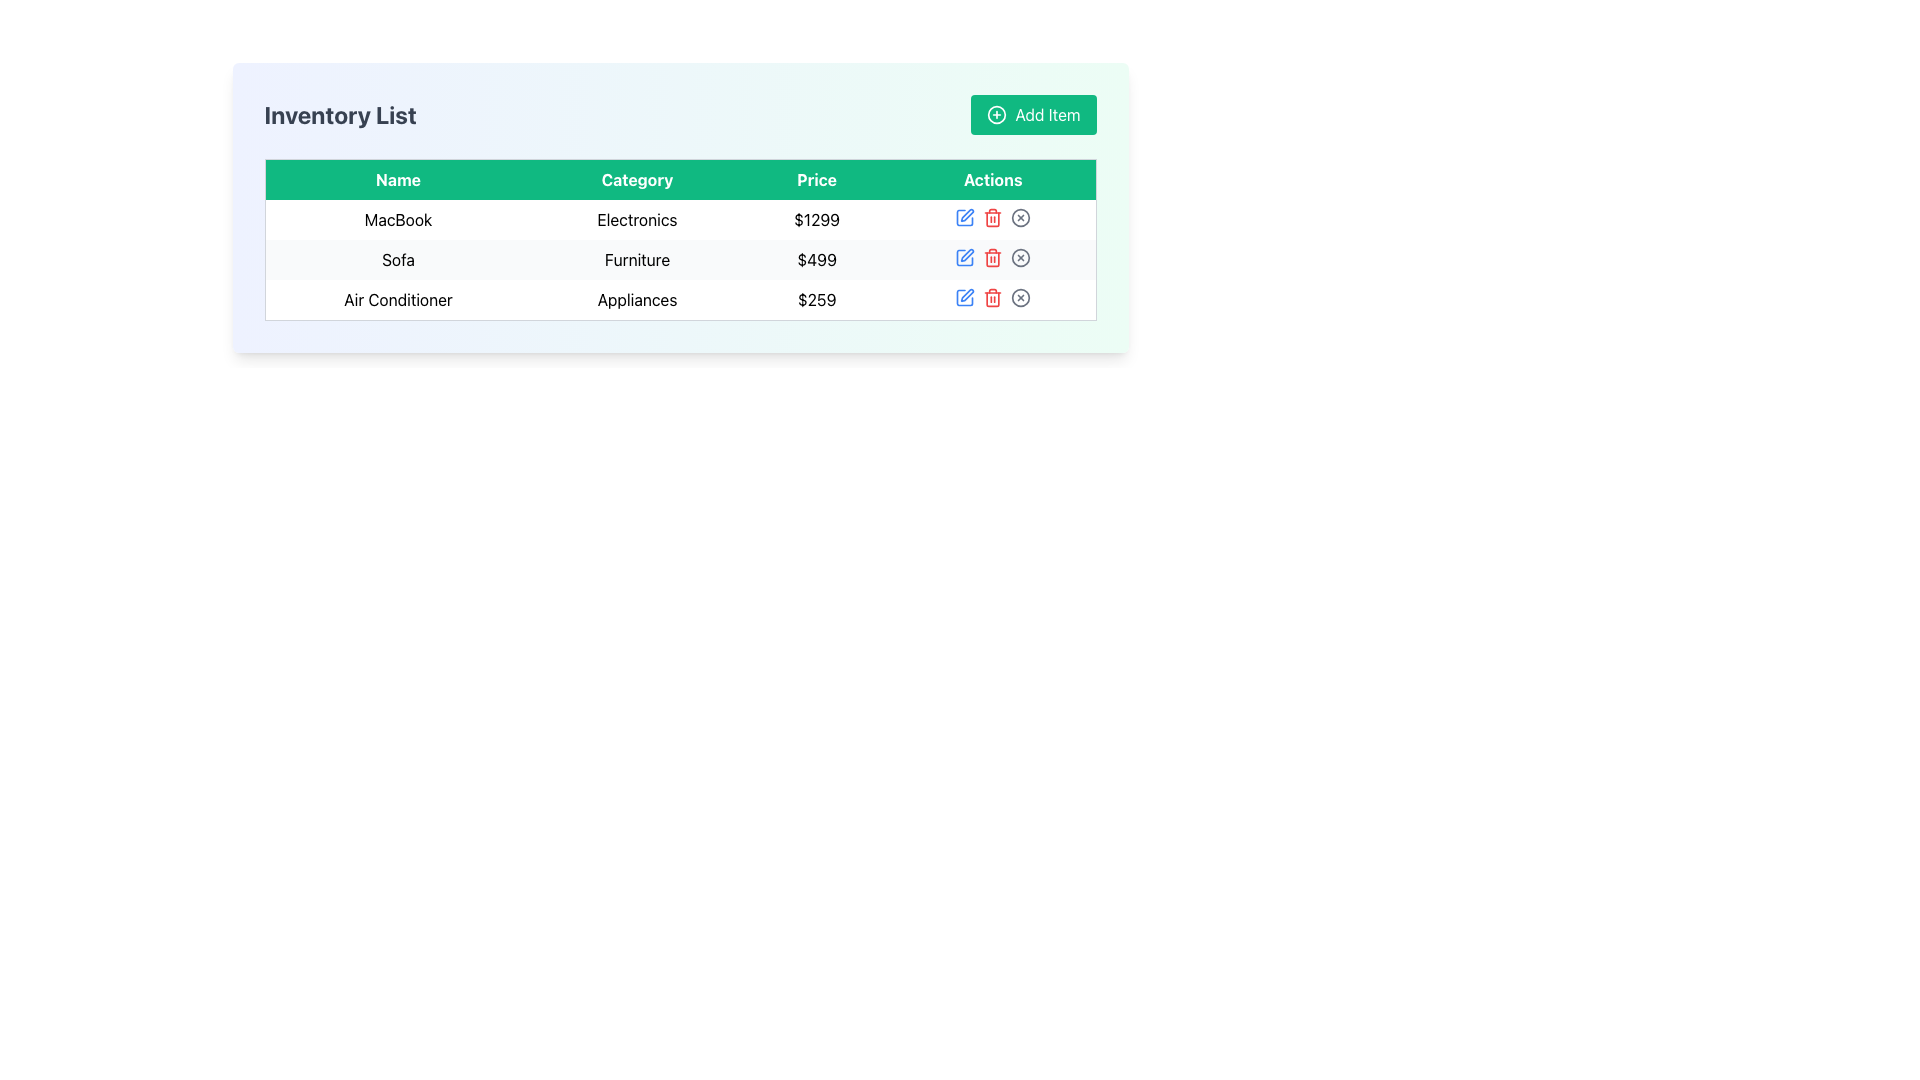 This screenshot has width=1920, height=1080. What do you see at coordinates (636, 178) in the screenshot?
I see `the header label for the 'Category' column in the table, which is positioned between the 'Name' and 'Price' columns` at bounding box center [636, 178].